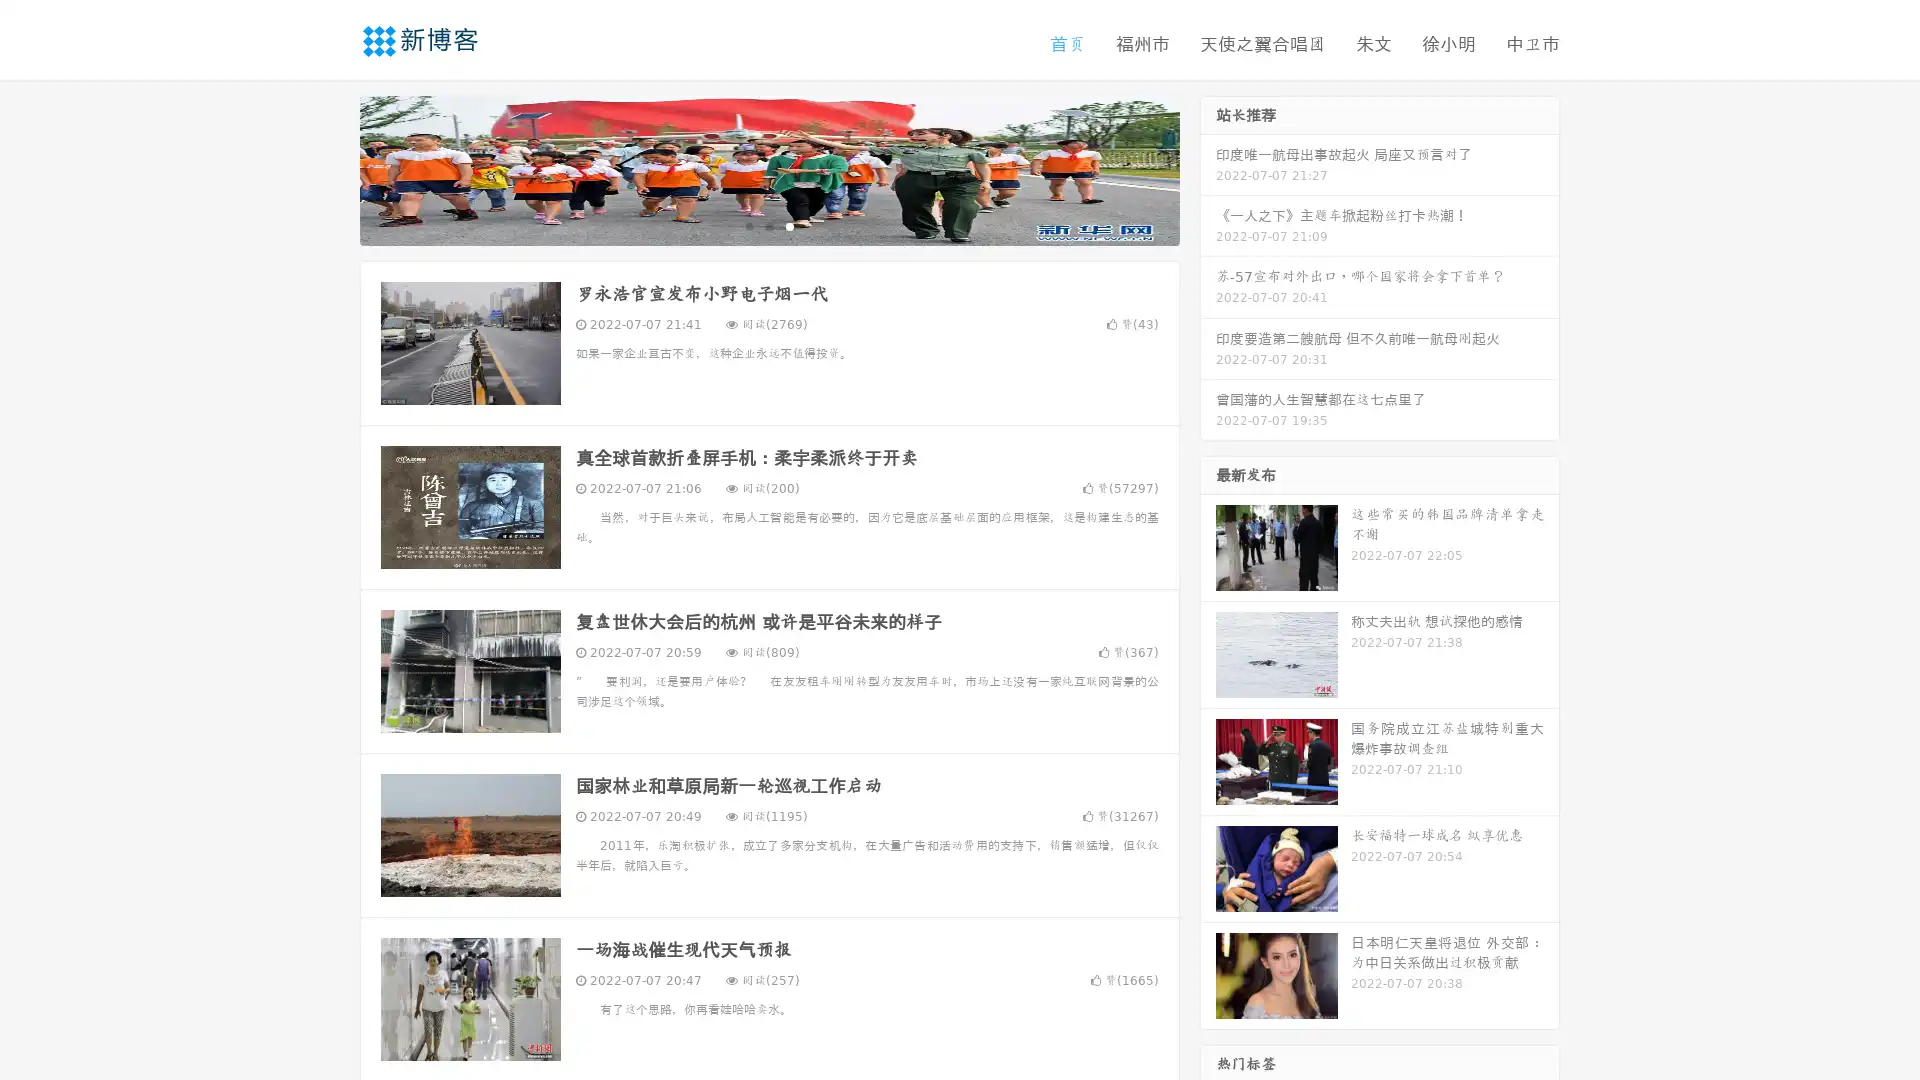  I want to click on Previous slide, so click(330, 168).